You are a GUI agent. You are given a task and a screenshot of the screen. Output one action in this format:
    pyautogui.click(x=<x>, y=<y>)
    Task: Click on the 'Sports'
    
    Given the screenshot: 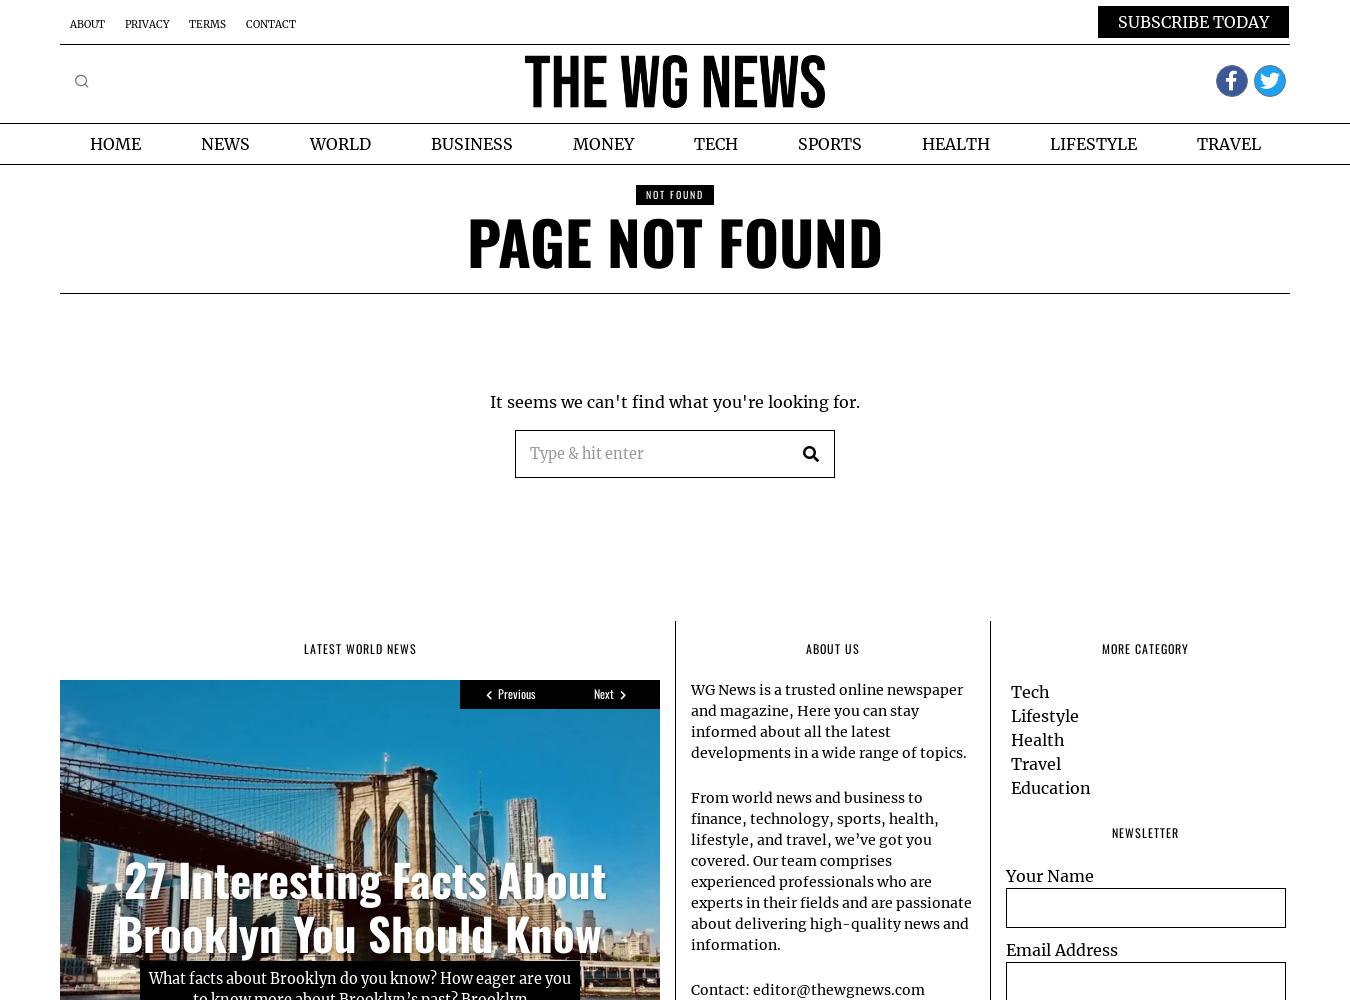 What is the action you would take?
    pyautogui.click(x=829, y=143)
    